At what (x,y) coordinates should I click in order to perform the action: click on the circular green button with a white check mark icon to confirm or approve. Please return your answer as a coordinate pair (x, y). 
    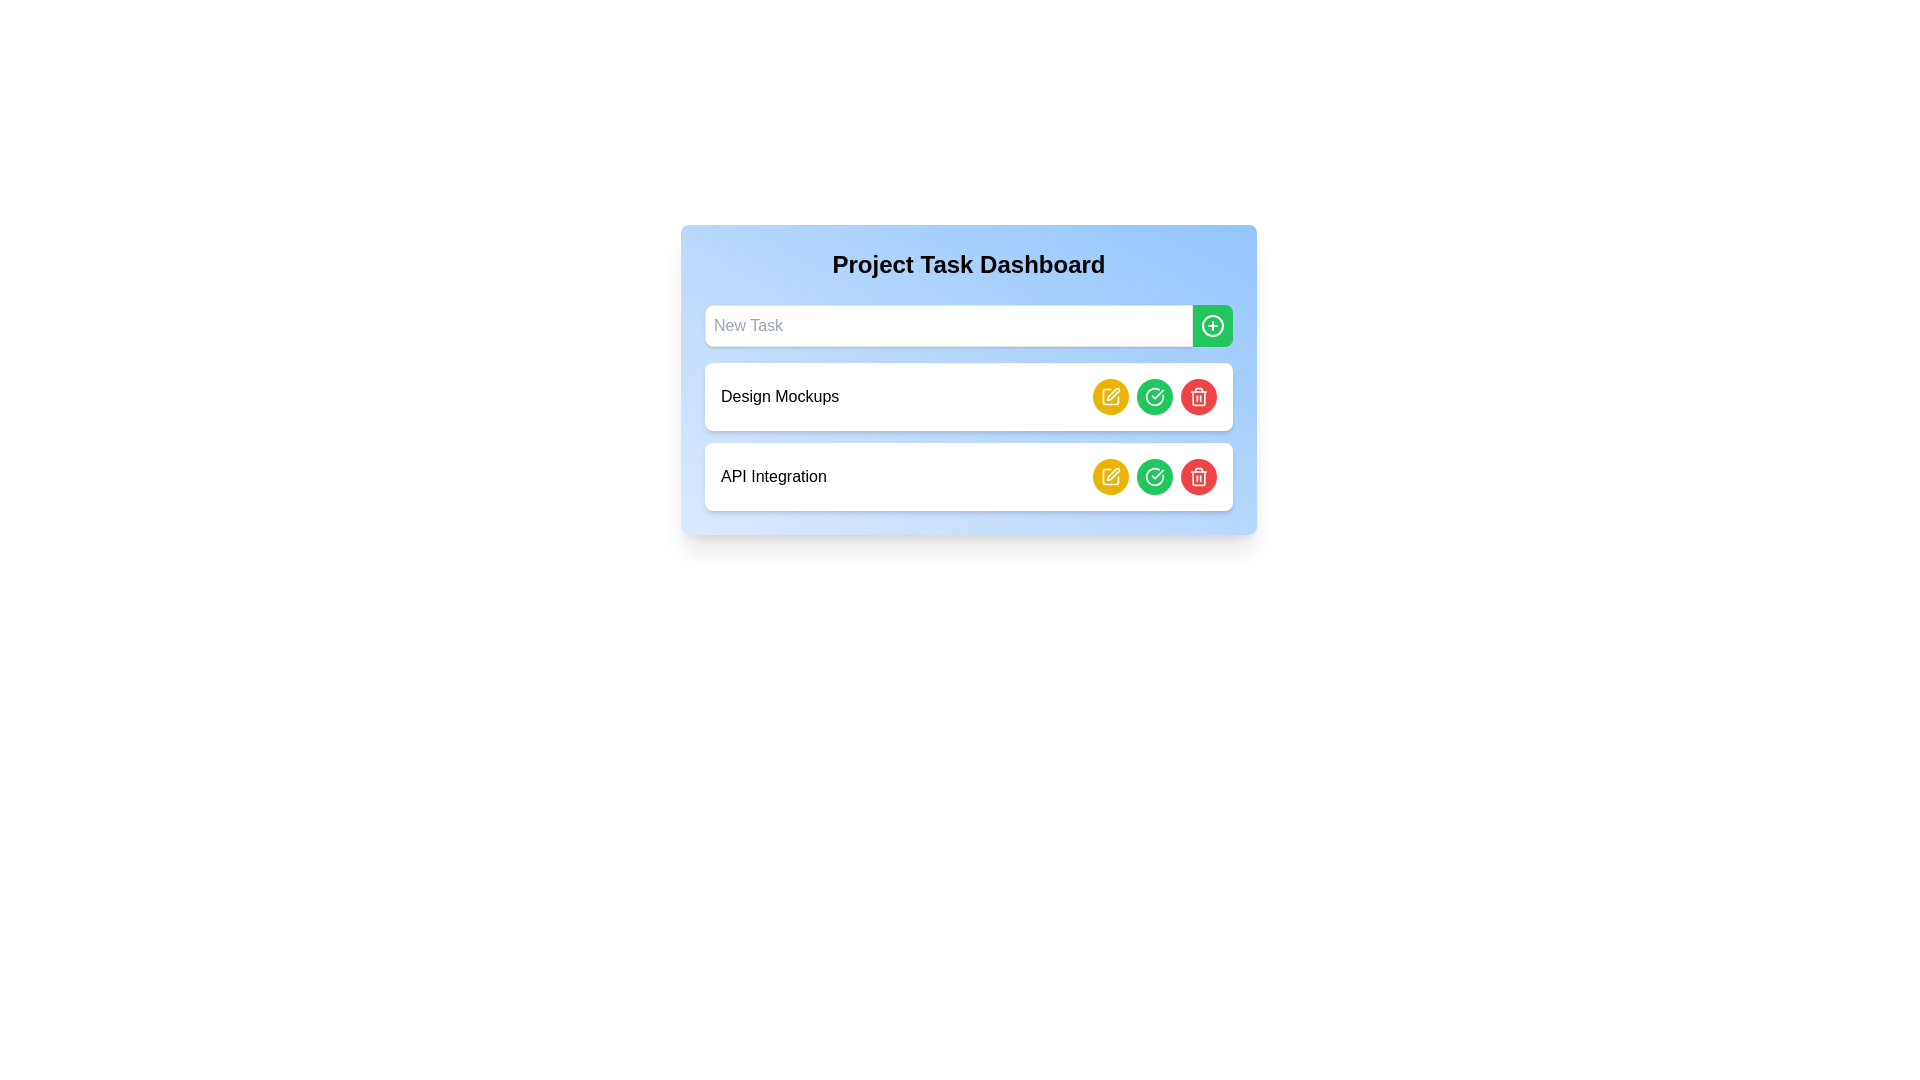
    Looking at the image, I should click on (1155, 397).